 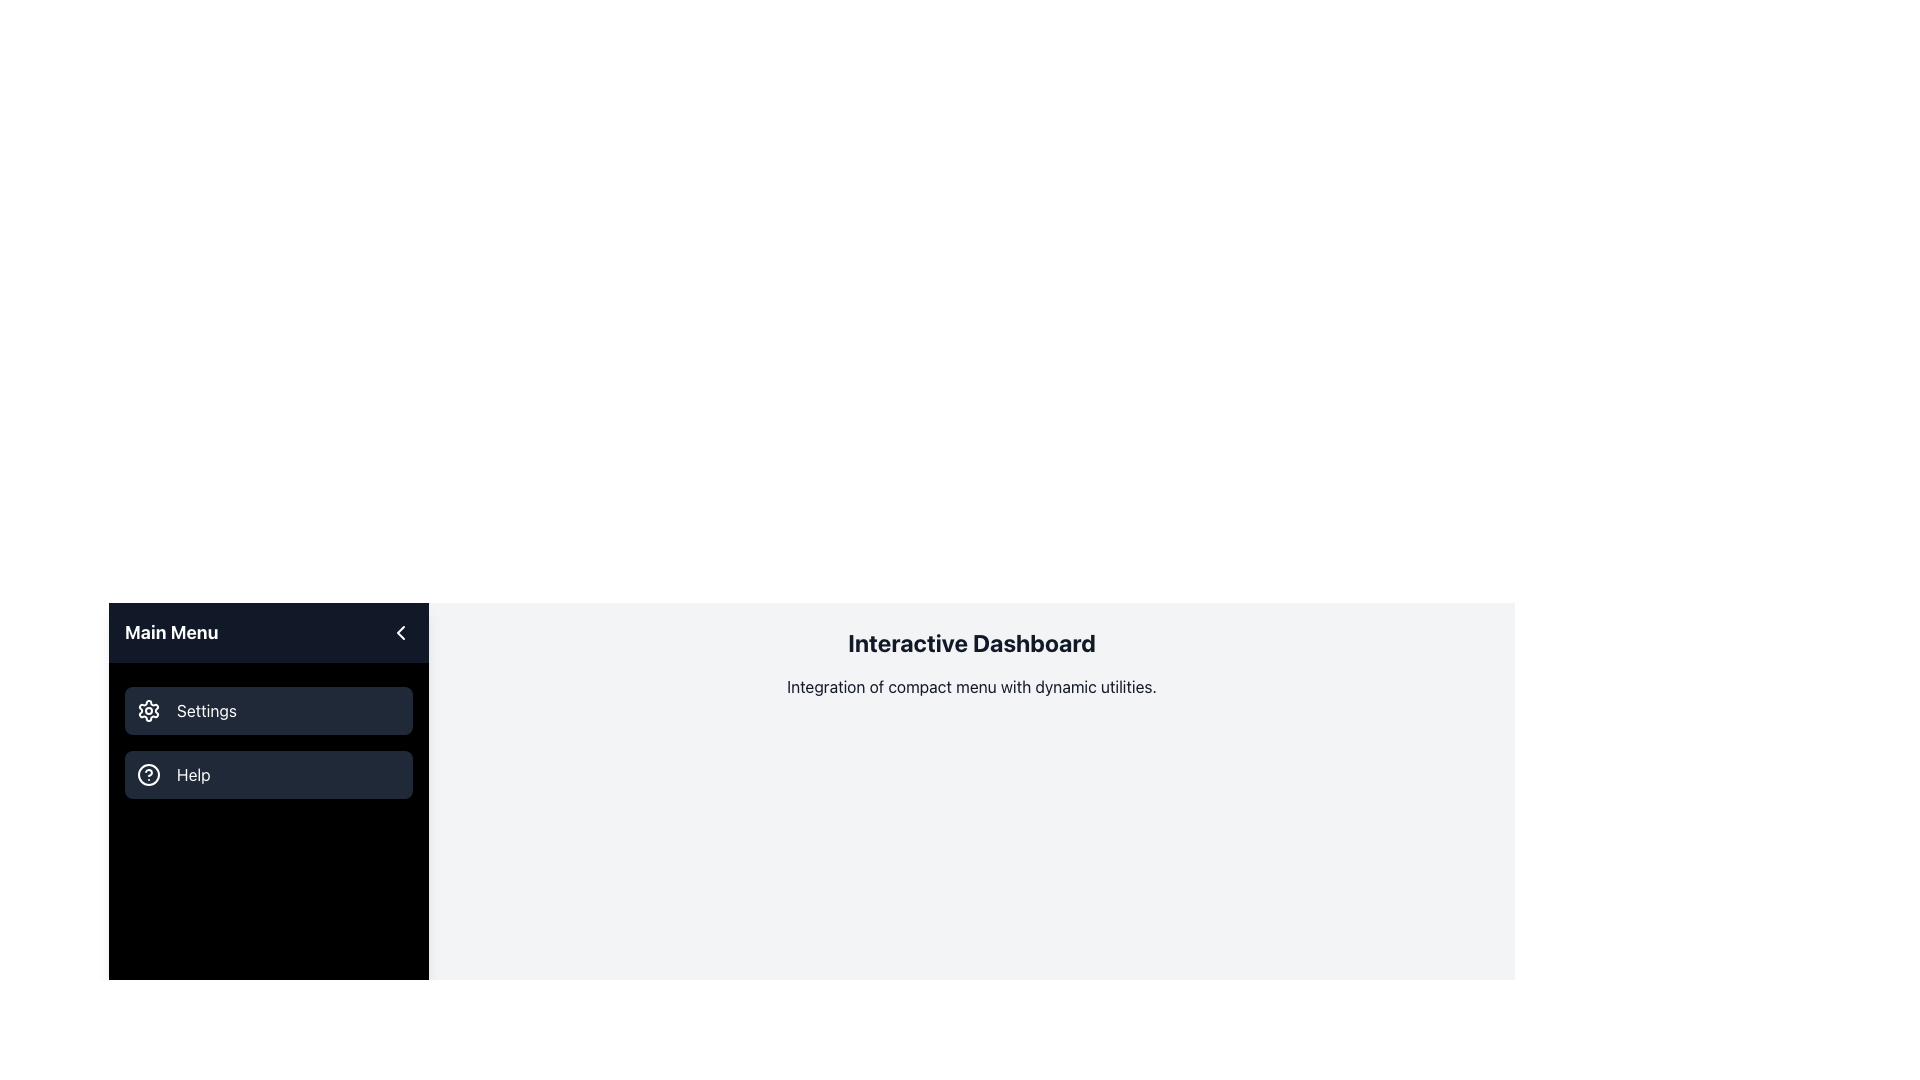 What do you see at coordinates (147, 709) in the screenshot?
I see `the gear icon representing the 'Settings' option in the Main Menu sidebar navigation` at bounding box center [147, 709].